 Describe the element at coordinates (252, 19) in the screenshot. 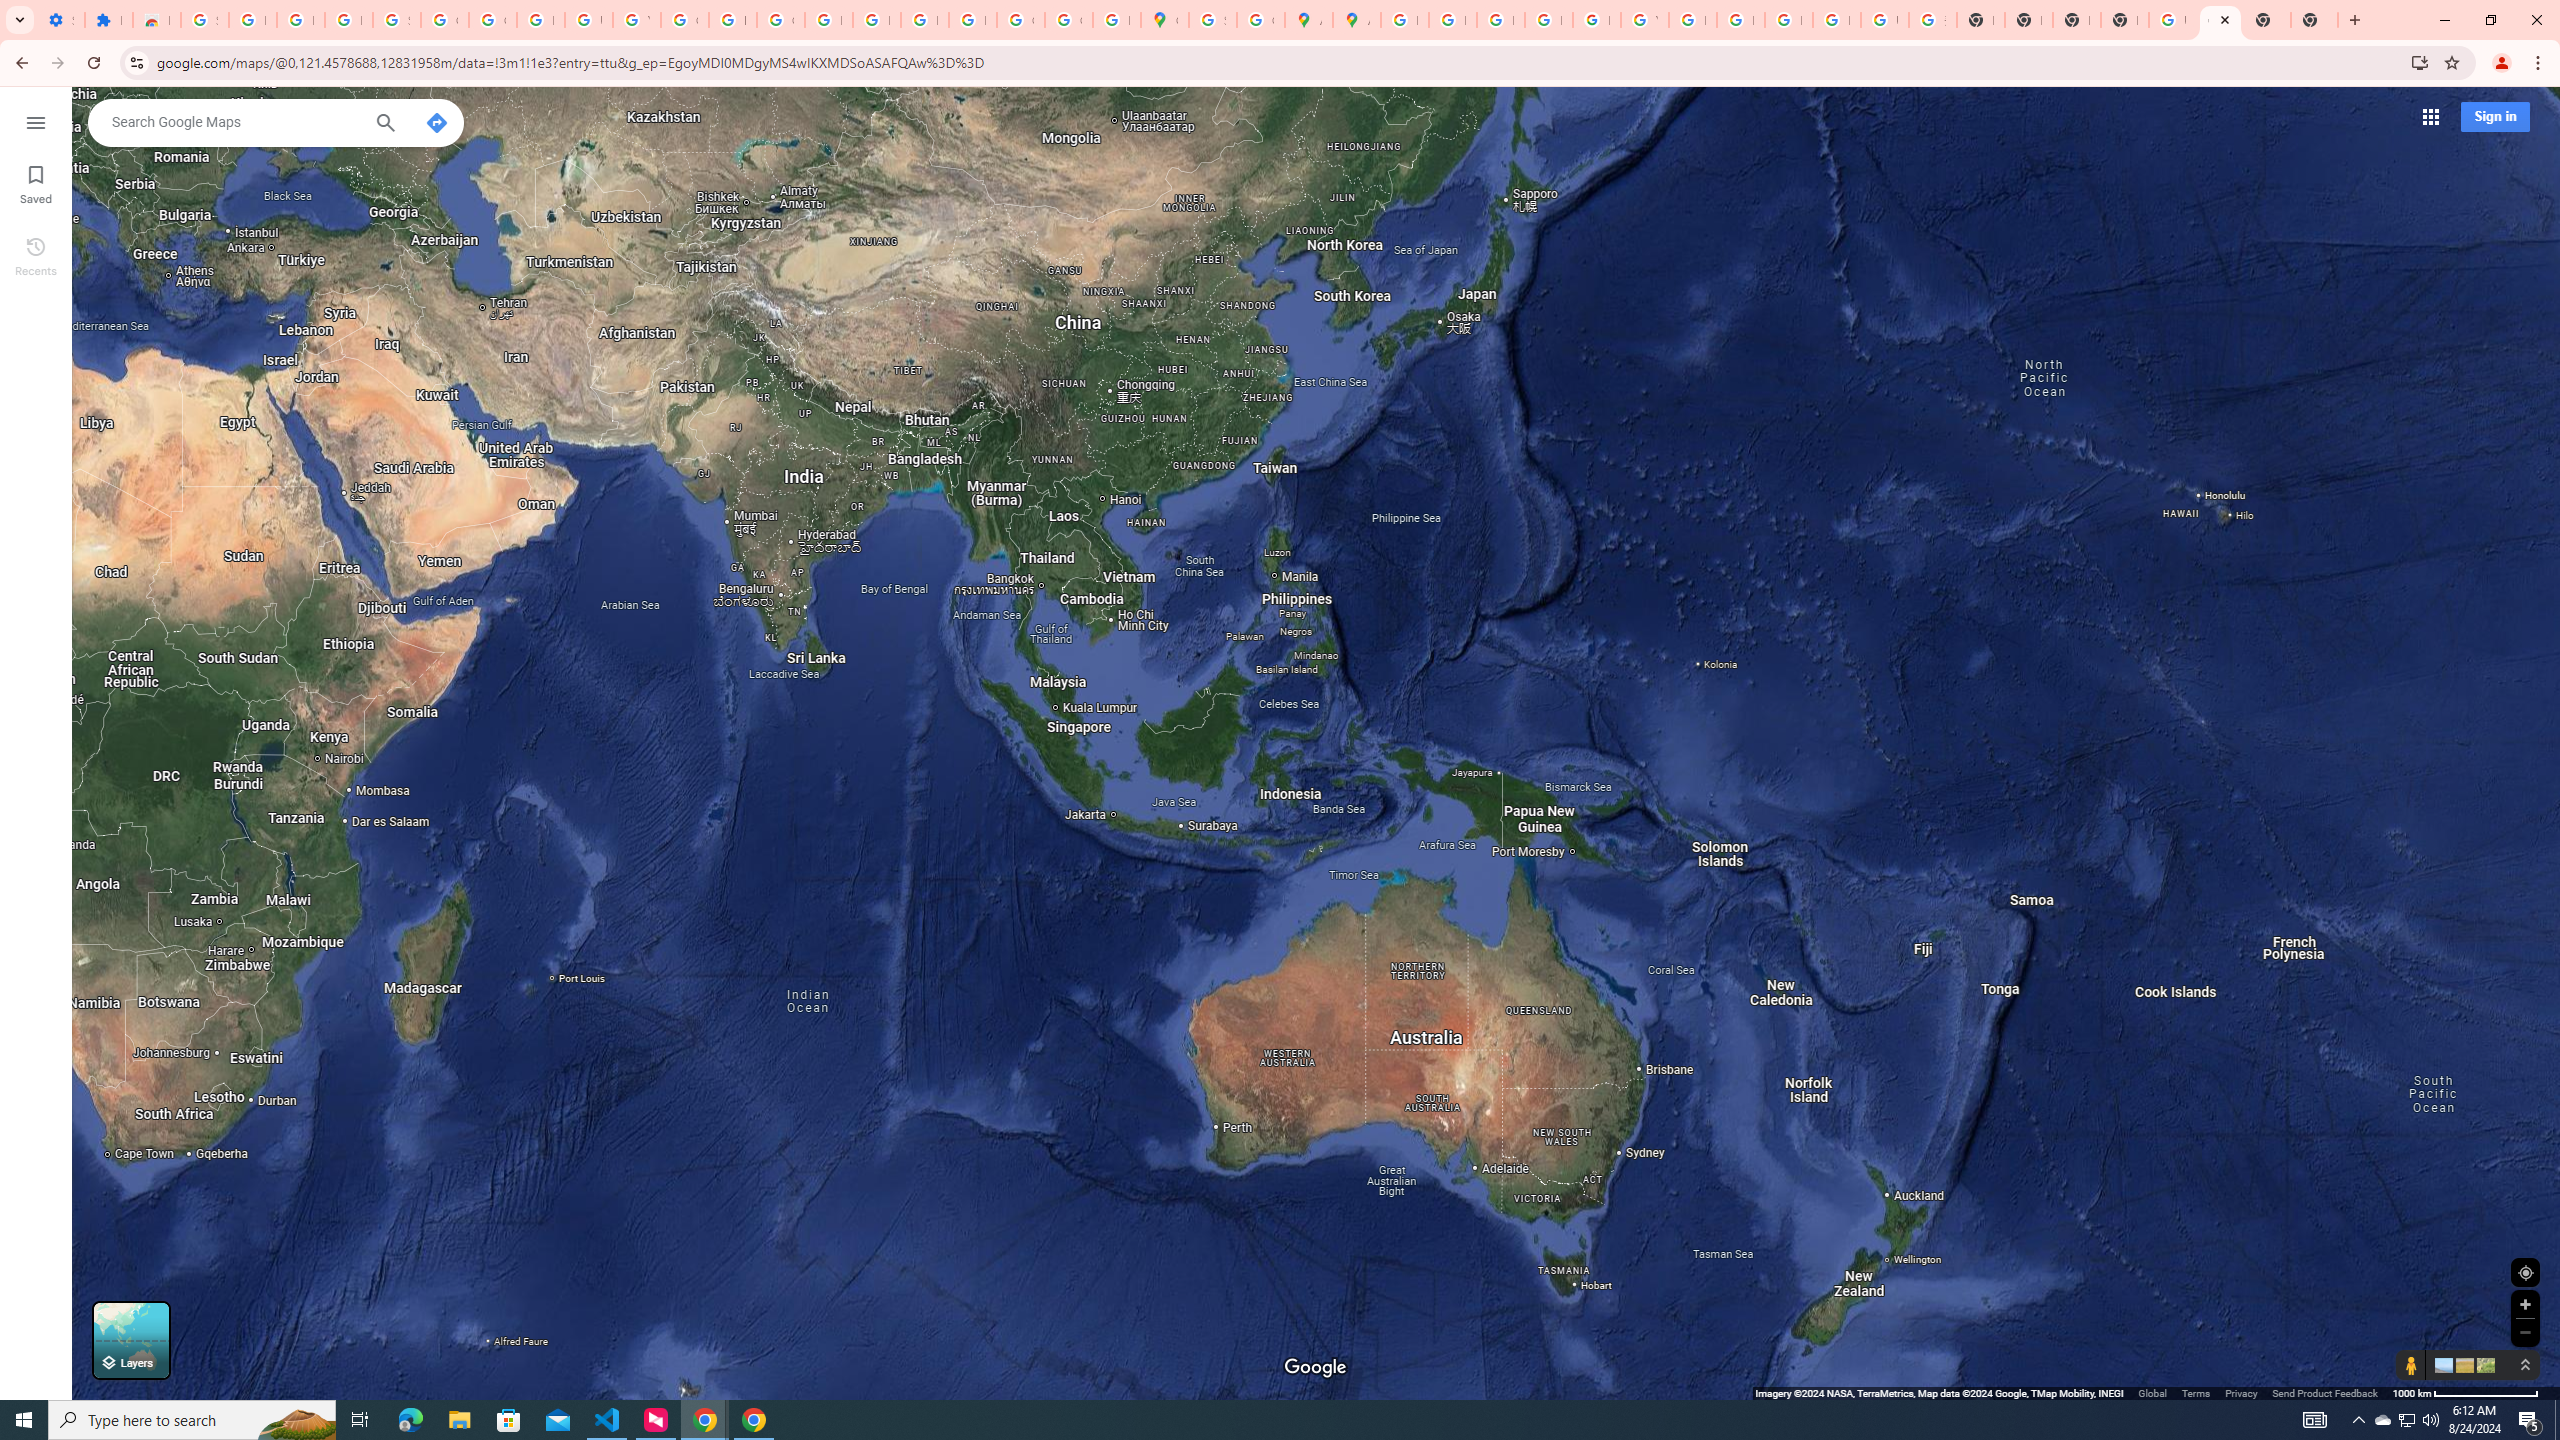

I see `'Delete photos & videos - Computer - Google Photos Help'` at that location.